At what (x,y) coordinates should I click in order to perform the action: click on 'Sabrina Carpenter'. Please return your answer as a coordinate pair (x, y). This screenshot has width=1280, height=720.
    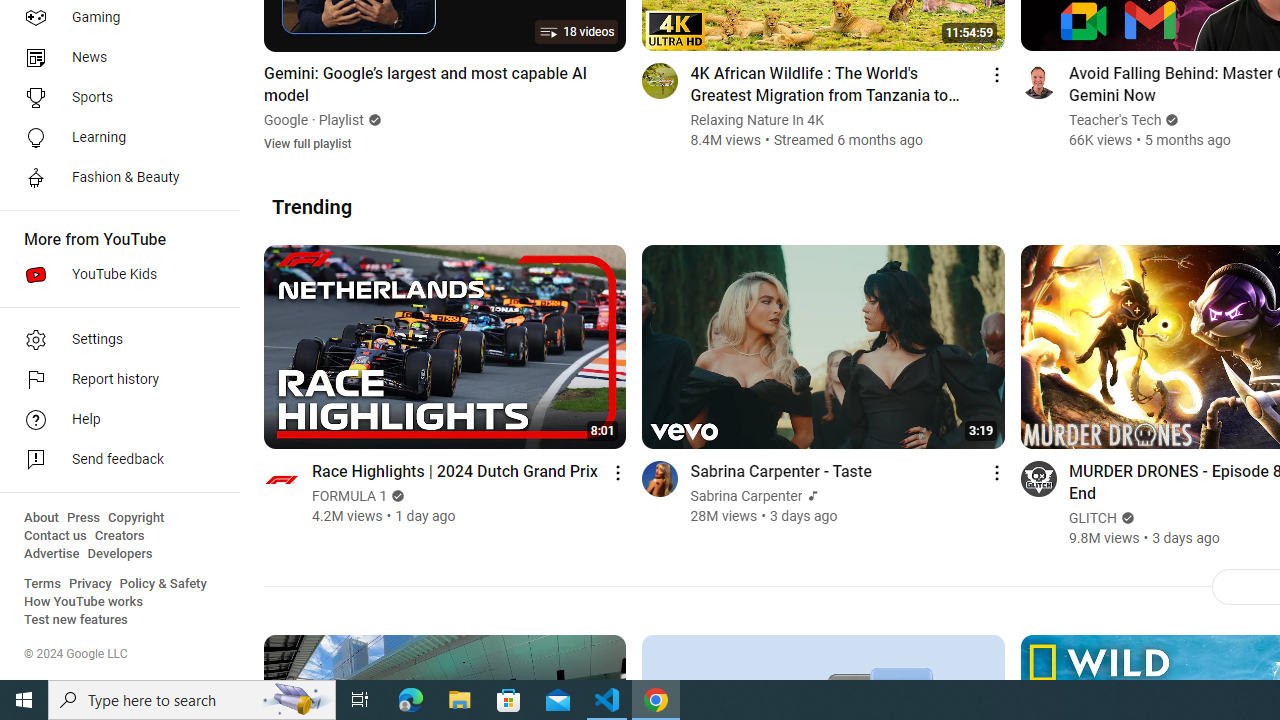
    Looking at the image, I should click on (745, 495).